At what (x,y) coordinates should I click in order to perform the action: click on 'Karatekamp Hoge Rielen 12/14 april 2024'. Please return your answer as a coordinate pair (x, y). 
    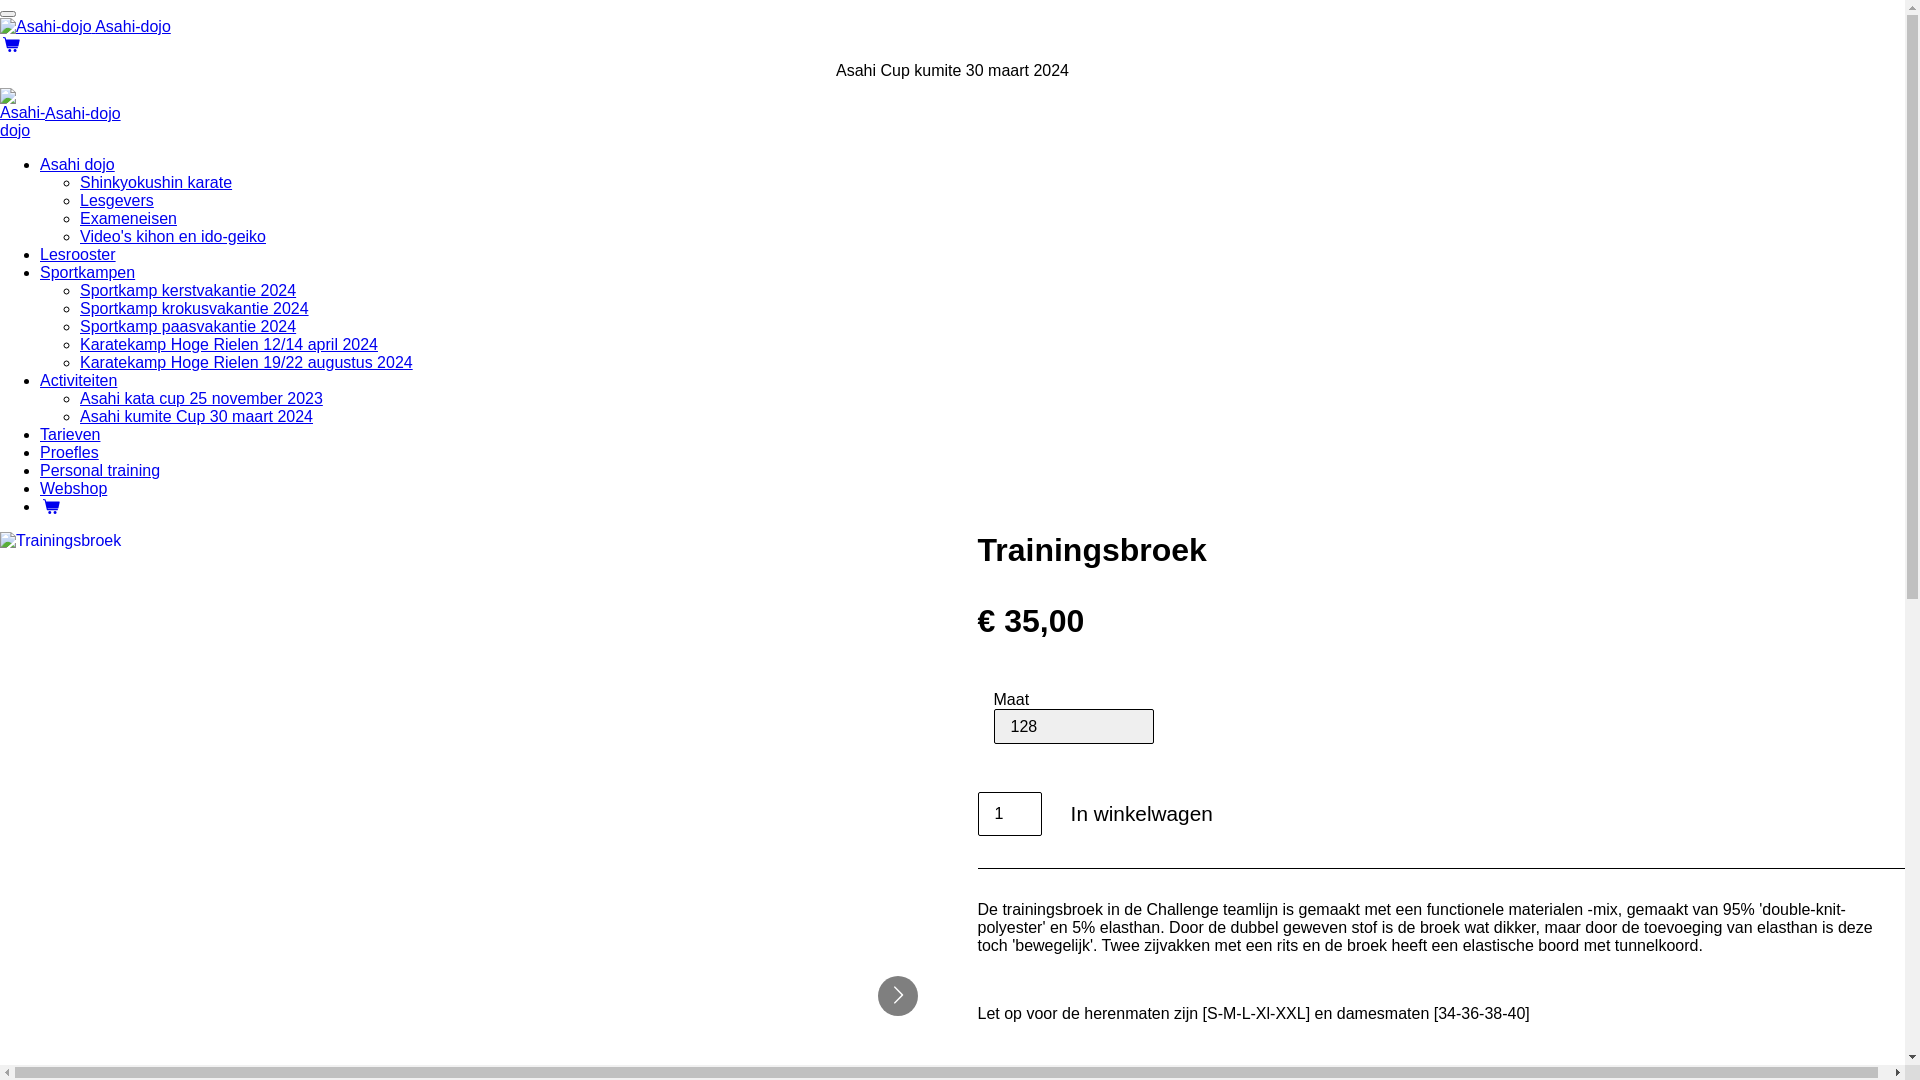
    Looking at the image, I should click on (80, 343).